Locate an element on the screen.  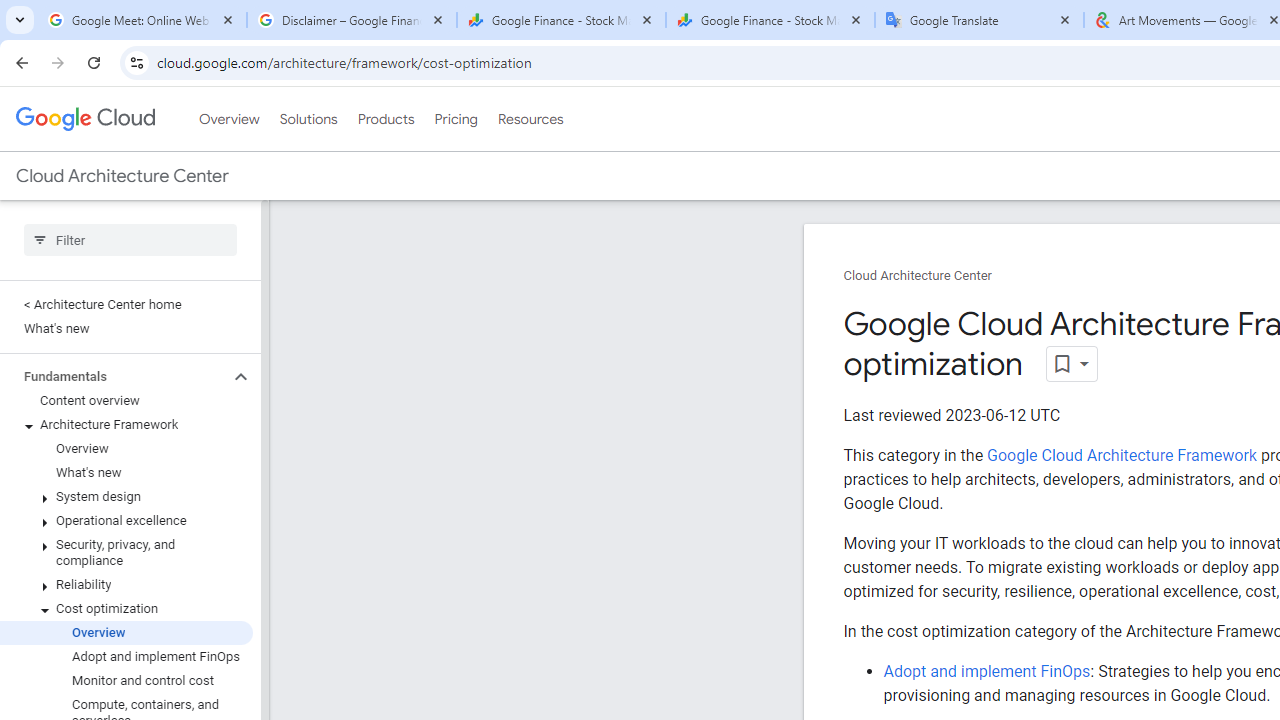
'Pricing' is located at coordinates (454, 119).